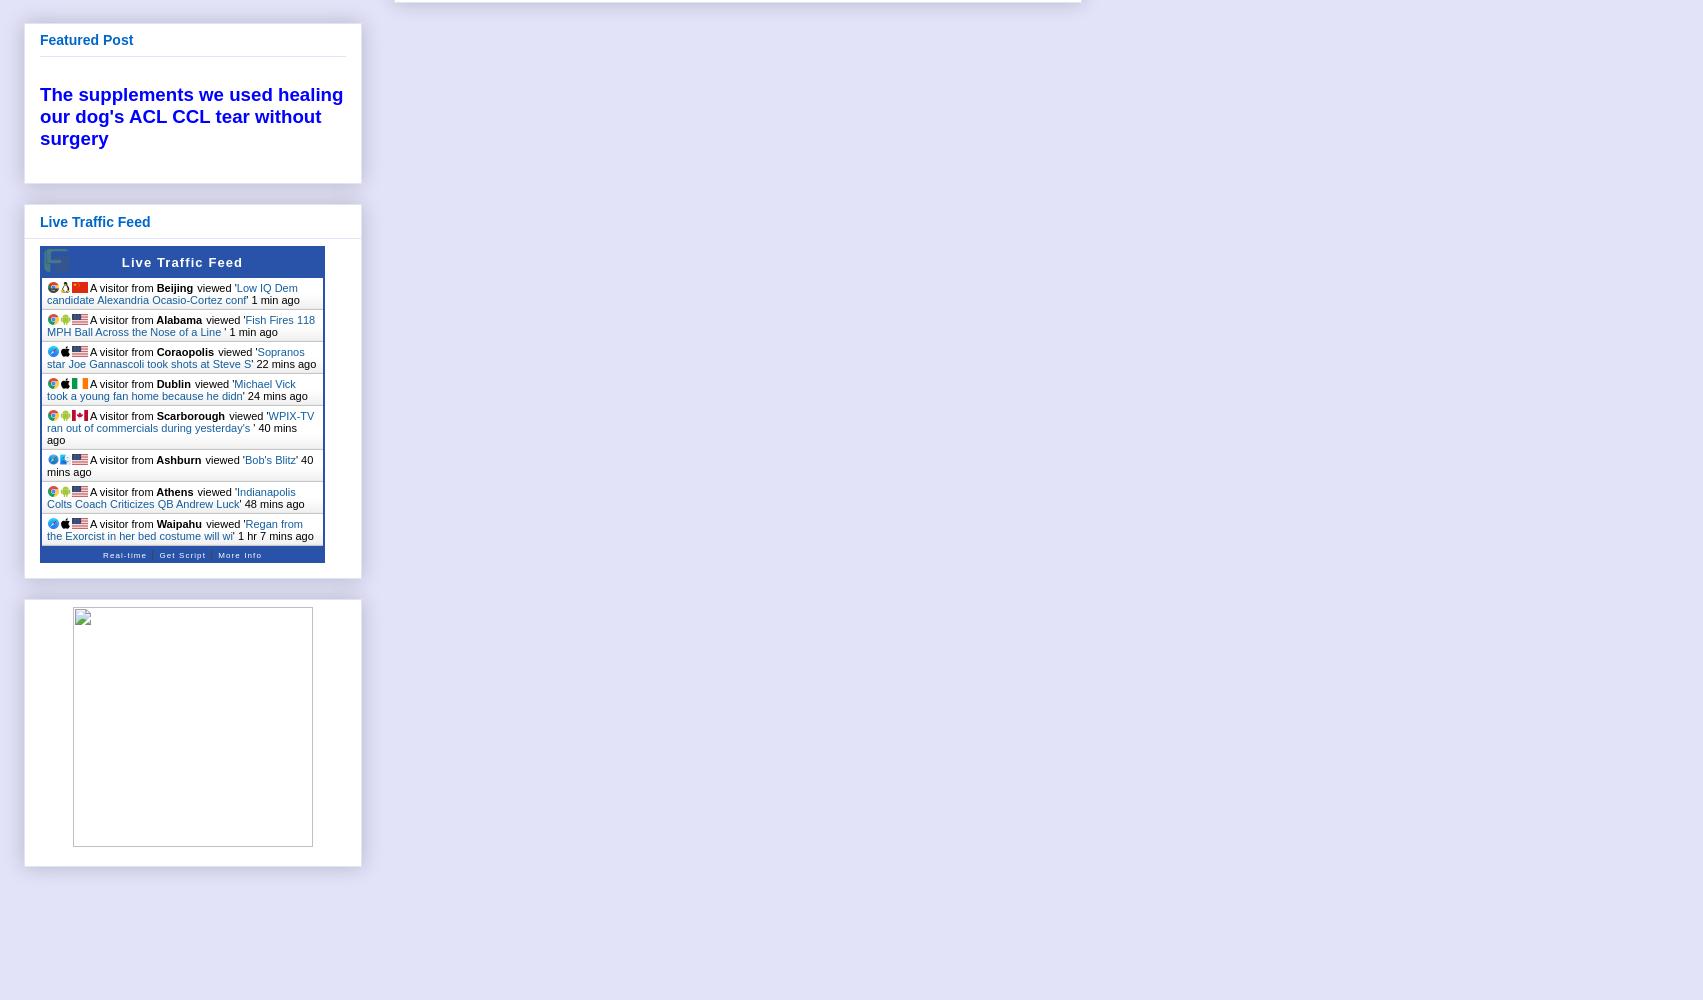 The width and height of the screenshot is (1703, 1000). Describe the element at coordinates (174, 529) in the screenshot. I see `'Regan from the Exorcist in her bed costume will wi'` at that location.